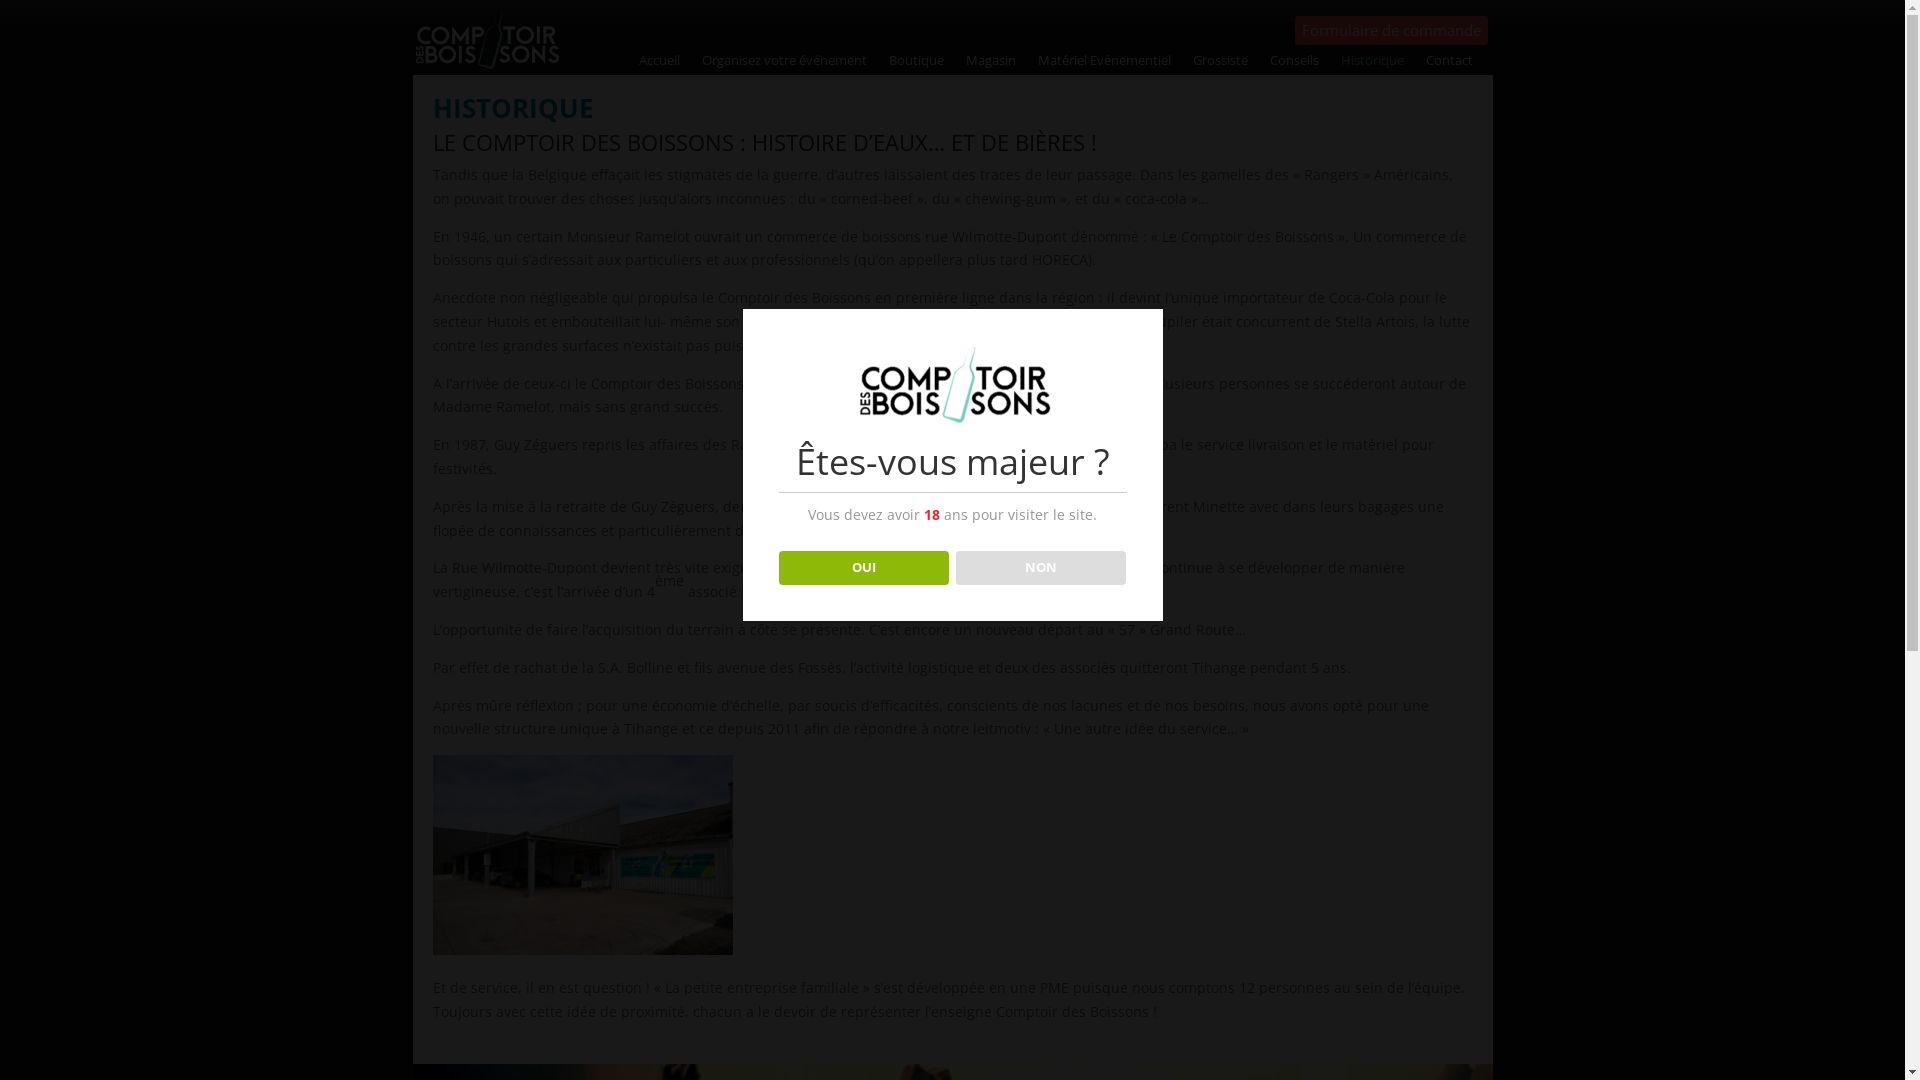 The width and height of the screenshot is (1920, 1080). What do you see at coordinates (915, 63) in the screenshot?
I see `'Boutique'` at bounding box center [915, 63].